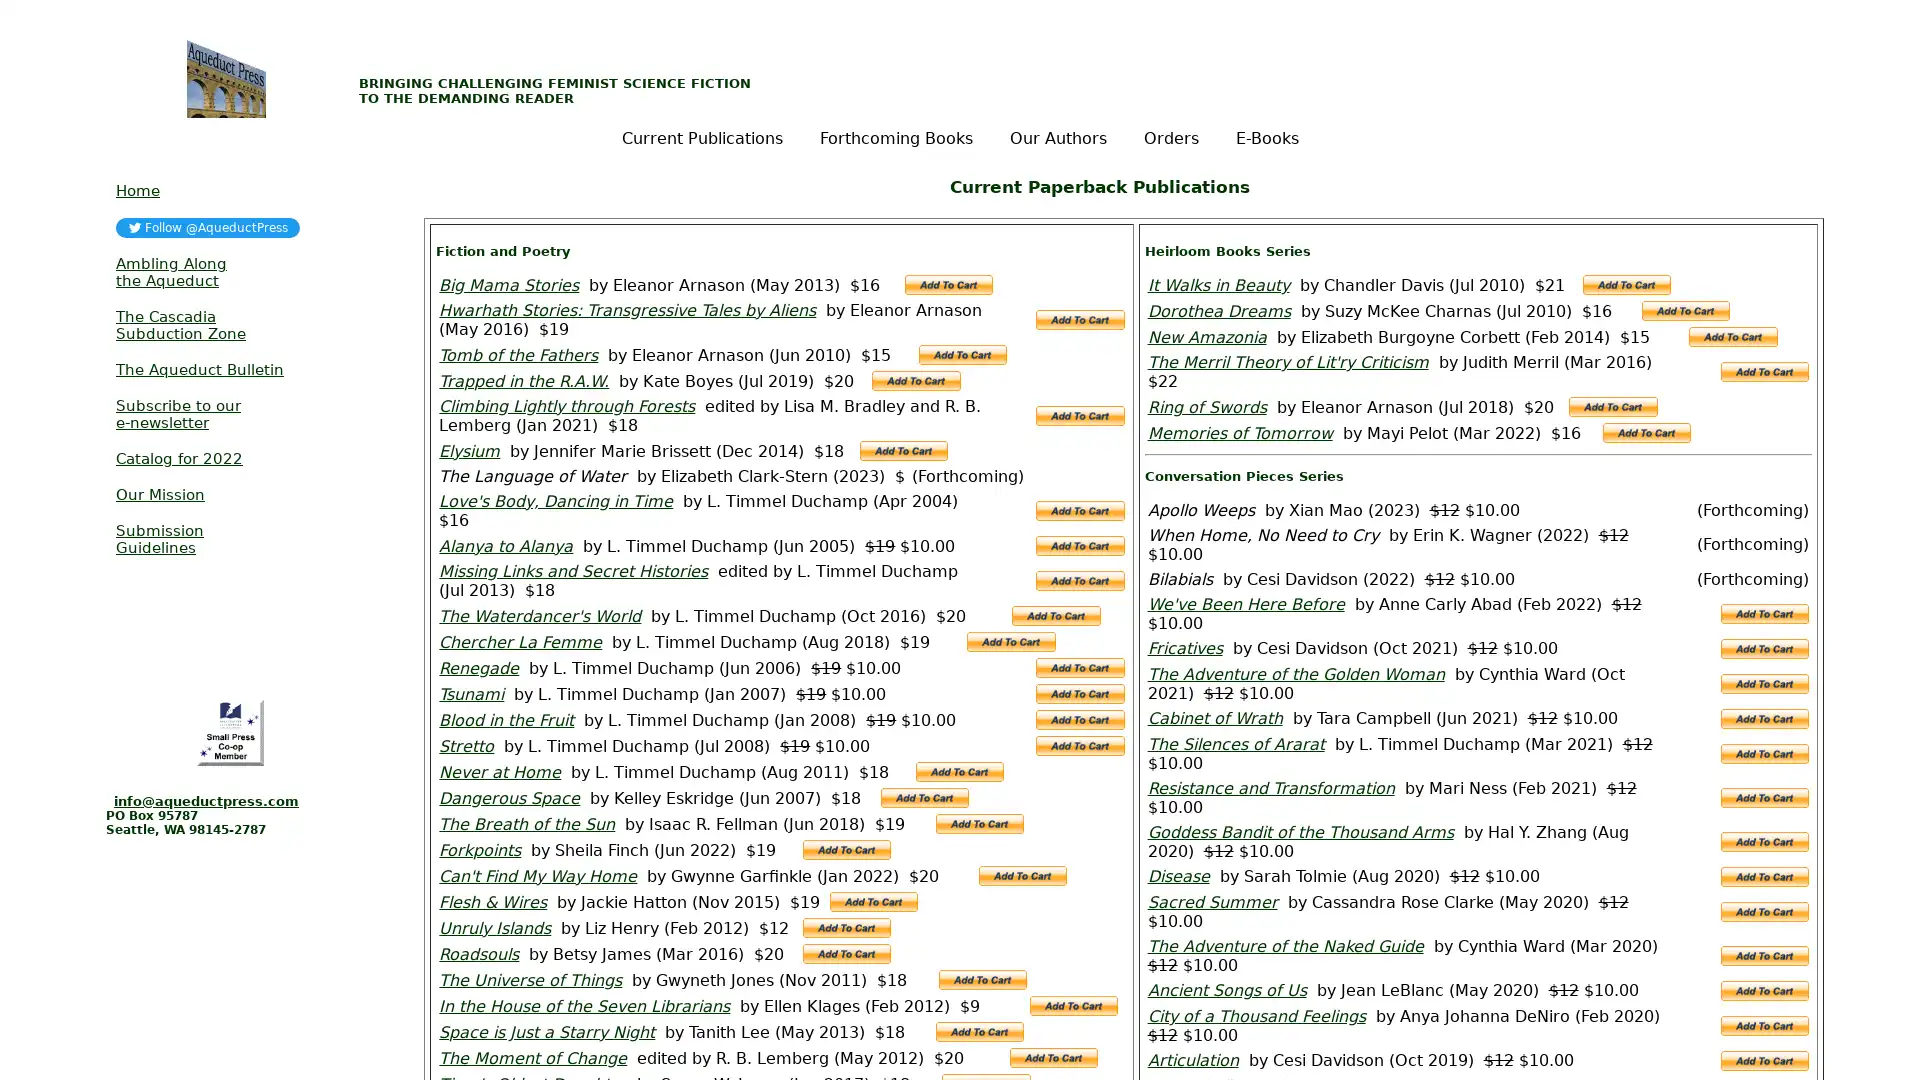 Image resolution: width=1920 pixels, height=1080 pixels. What do you see at coordinates (1011, 641) in the screenshot?
I see `Make payments with PayPal - it\'s fast, free and secure!` at bounding box center [1011, 641].